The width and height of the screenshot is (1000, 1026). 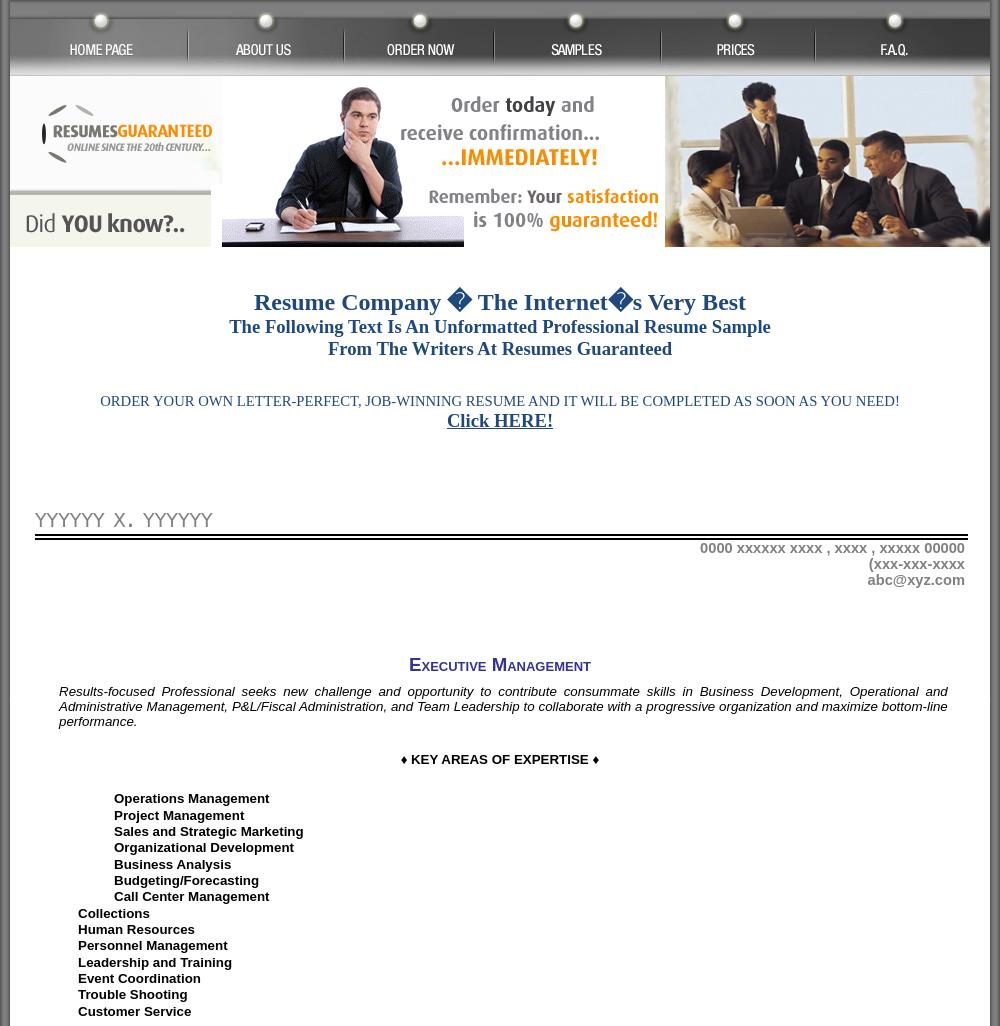 What do you see at coordinates (498, 326) in the screenshot?
I see `'The Following Text Is An Unformatted Professional Resume Sample'` at bounding box center [498, 326].